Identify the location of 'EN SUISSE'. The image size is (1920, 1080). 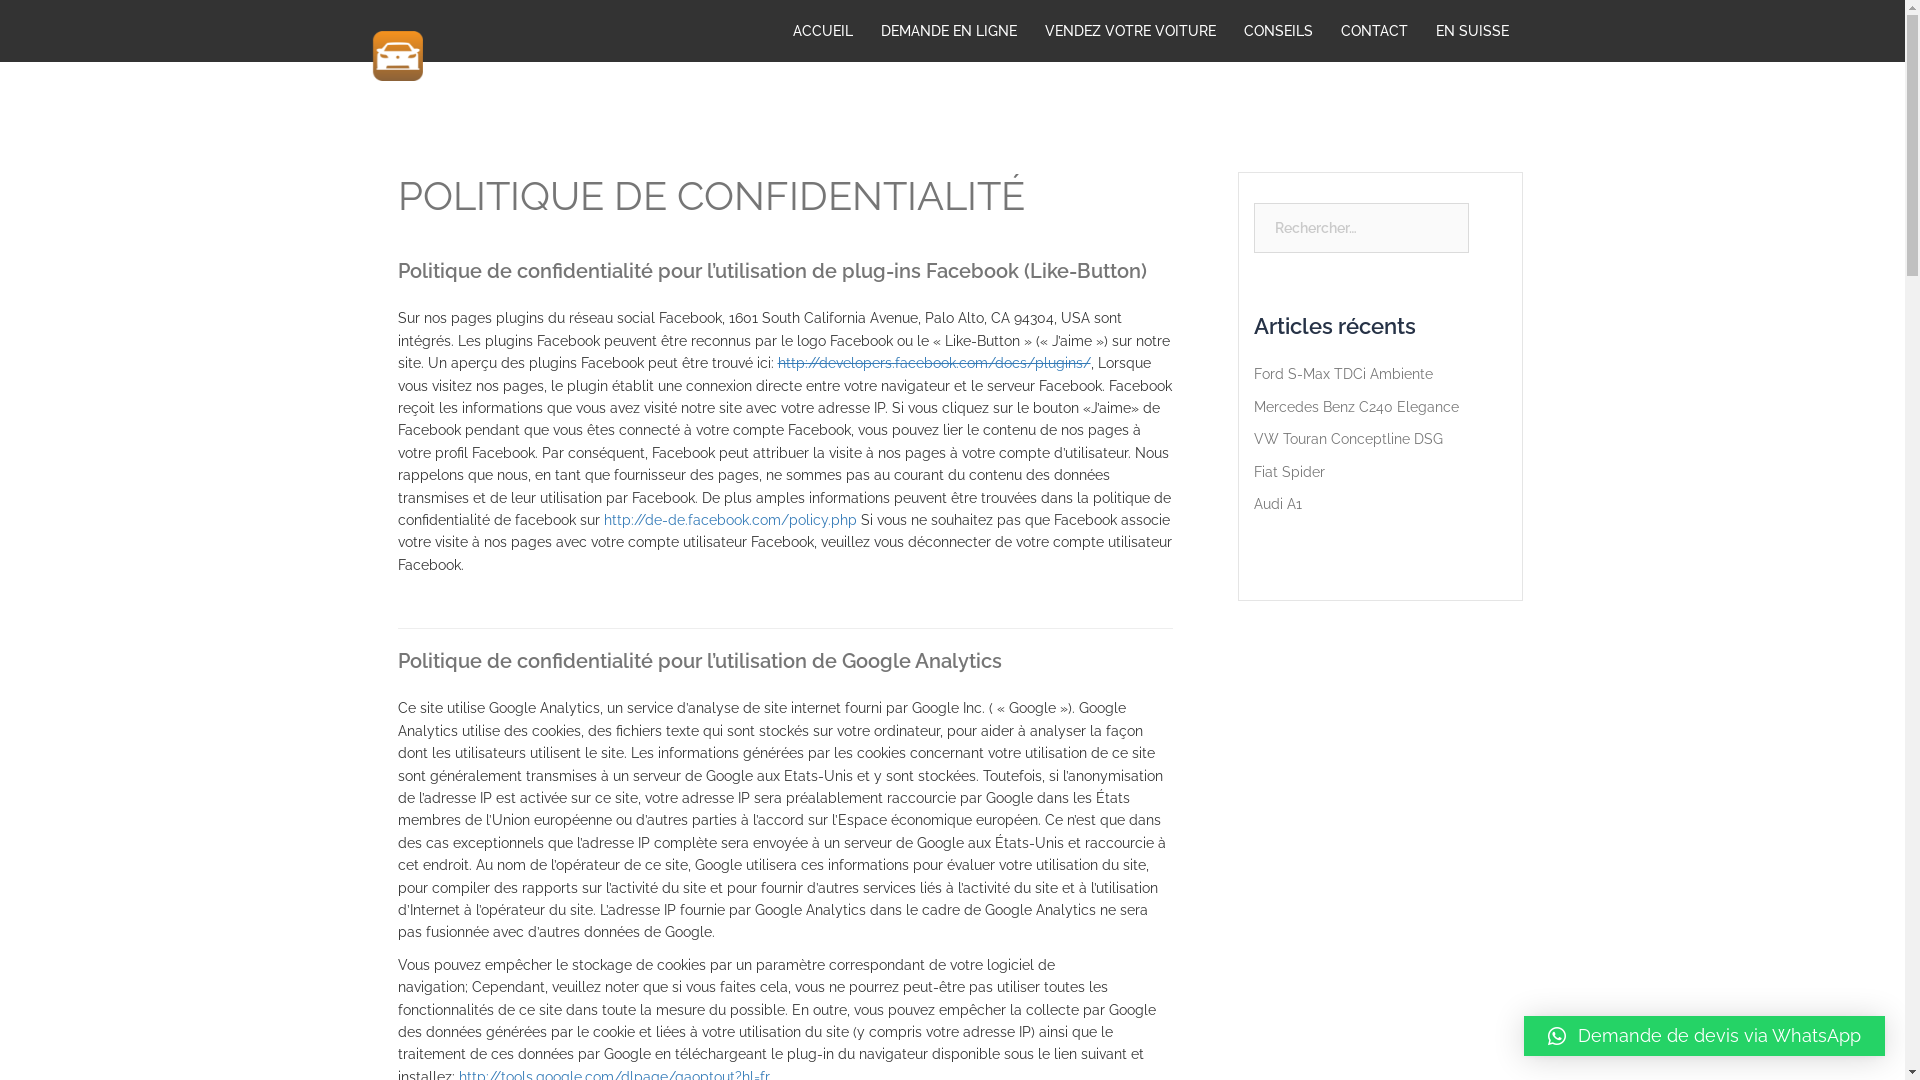
(1434, 30).